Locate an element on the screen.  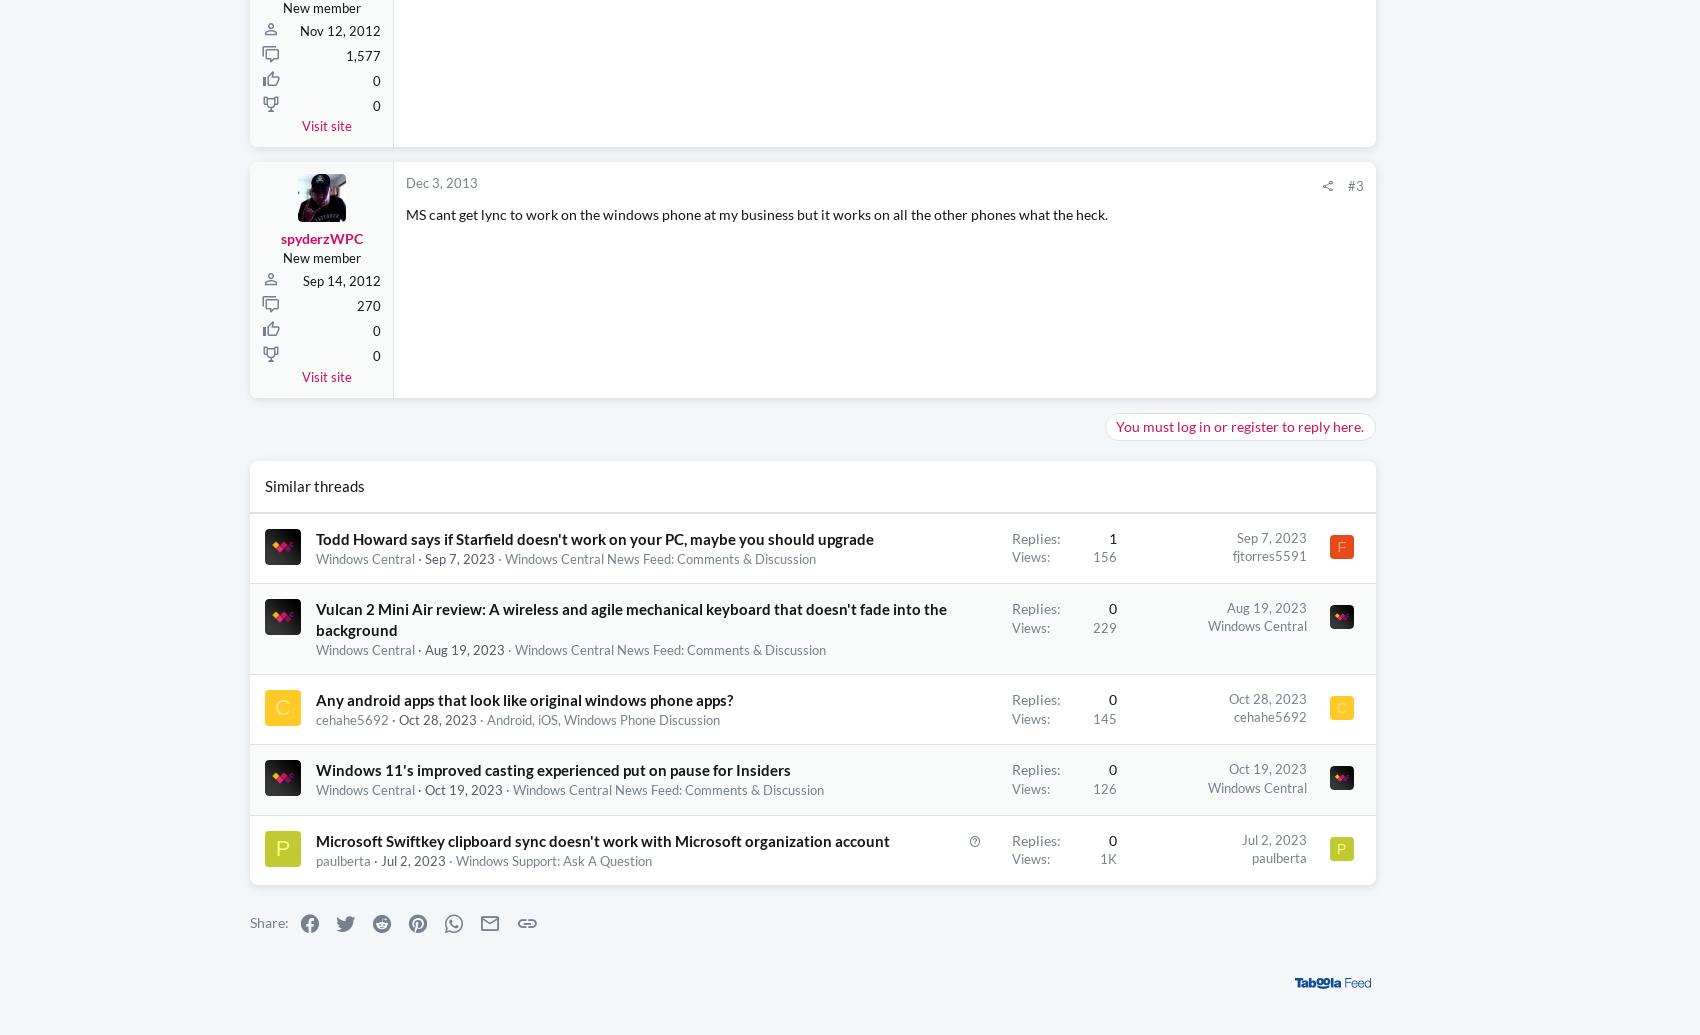
'270' is located at coordinates (368, 306).